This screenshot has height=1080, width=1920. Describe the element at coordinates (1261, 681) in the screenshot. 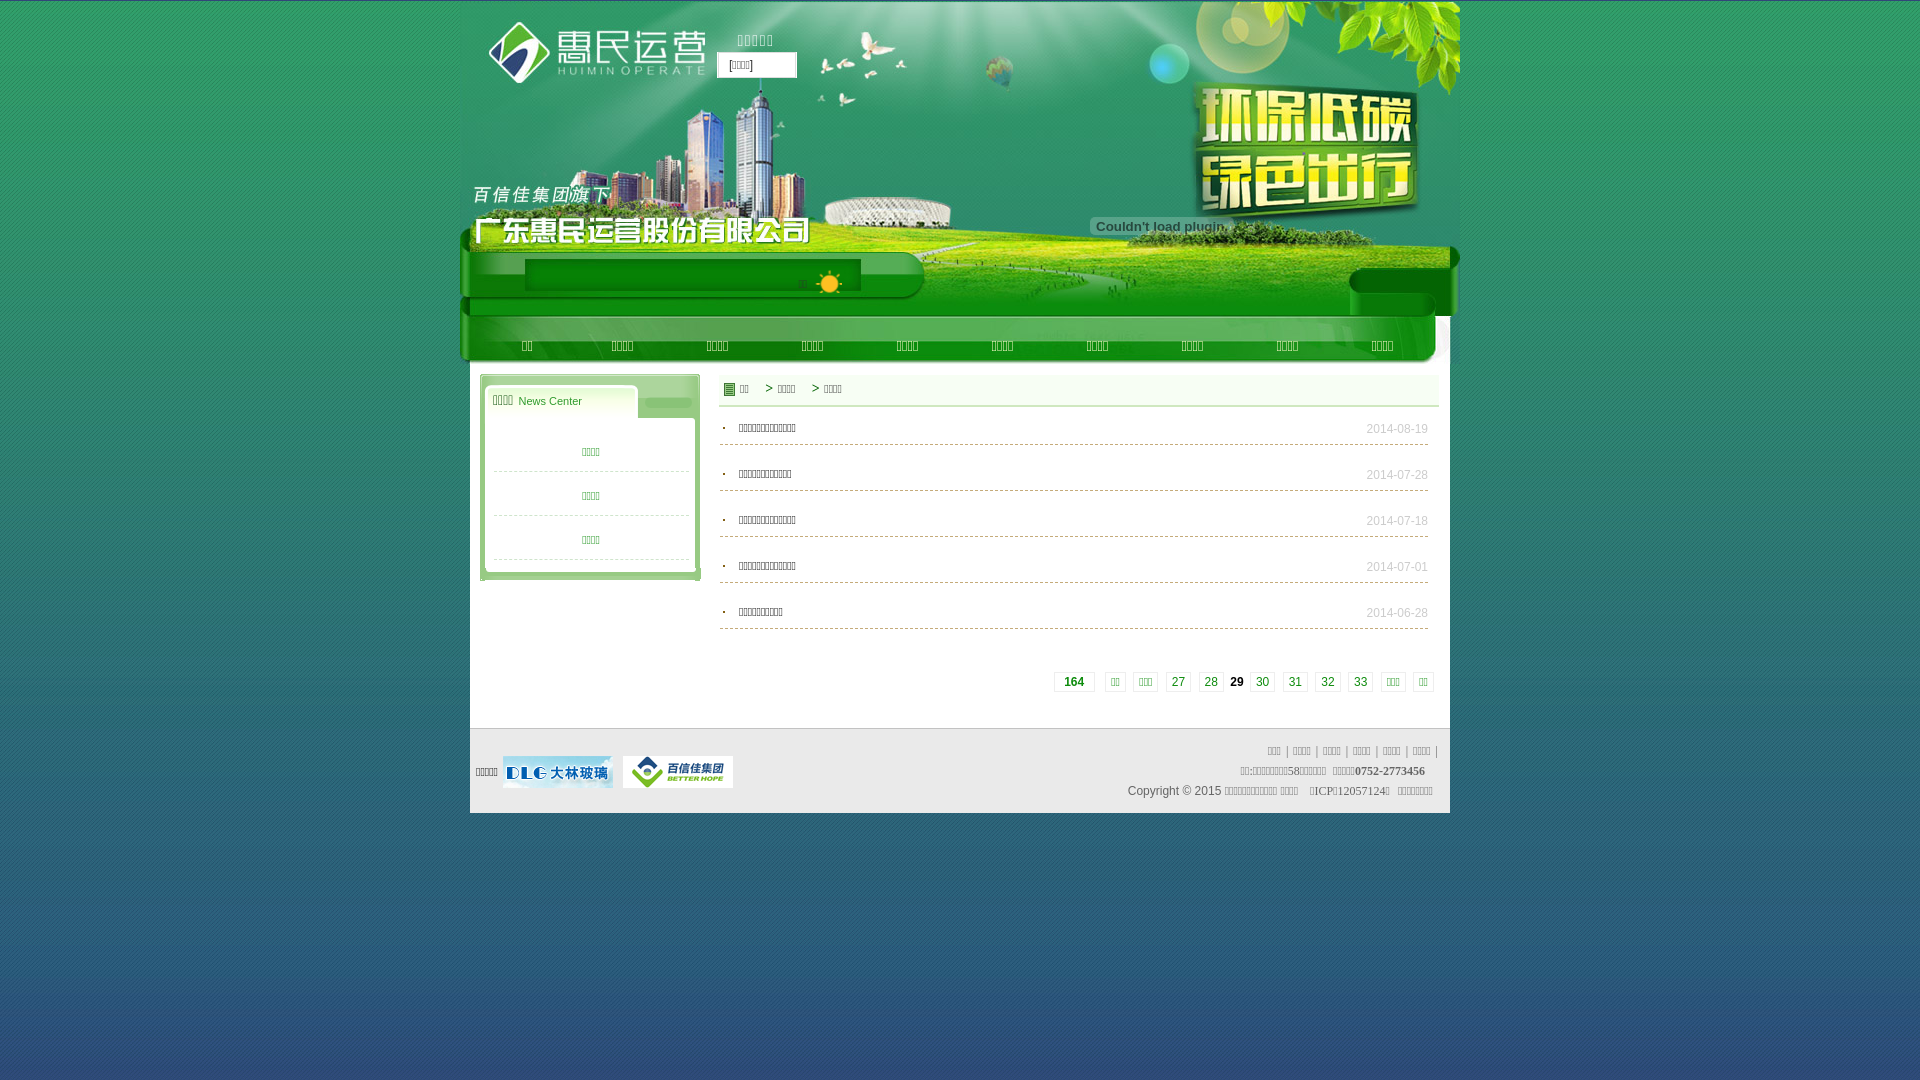

I see `'30'` at that location.